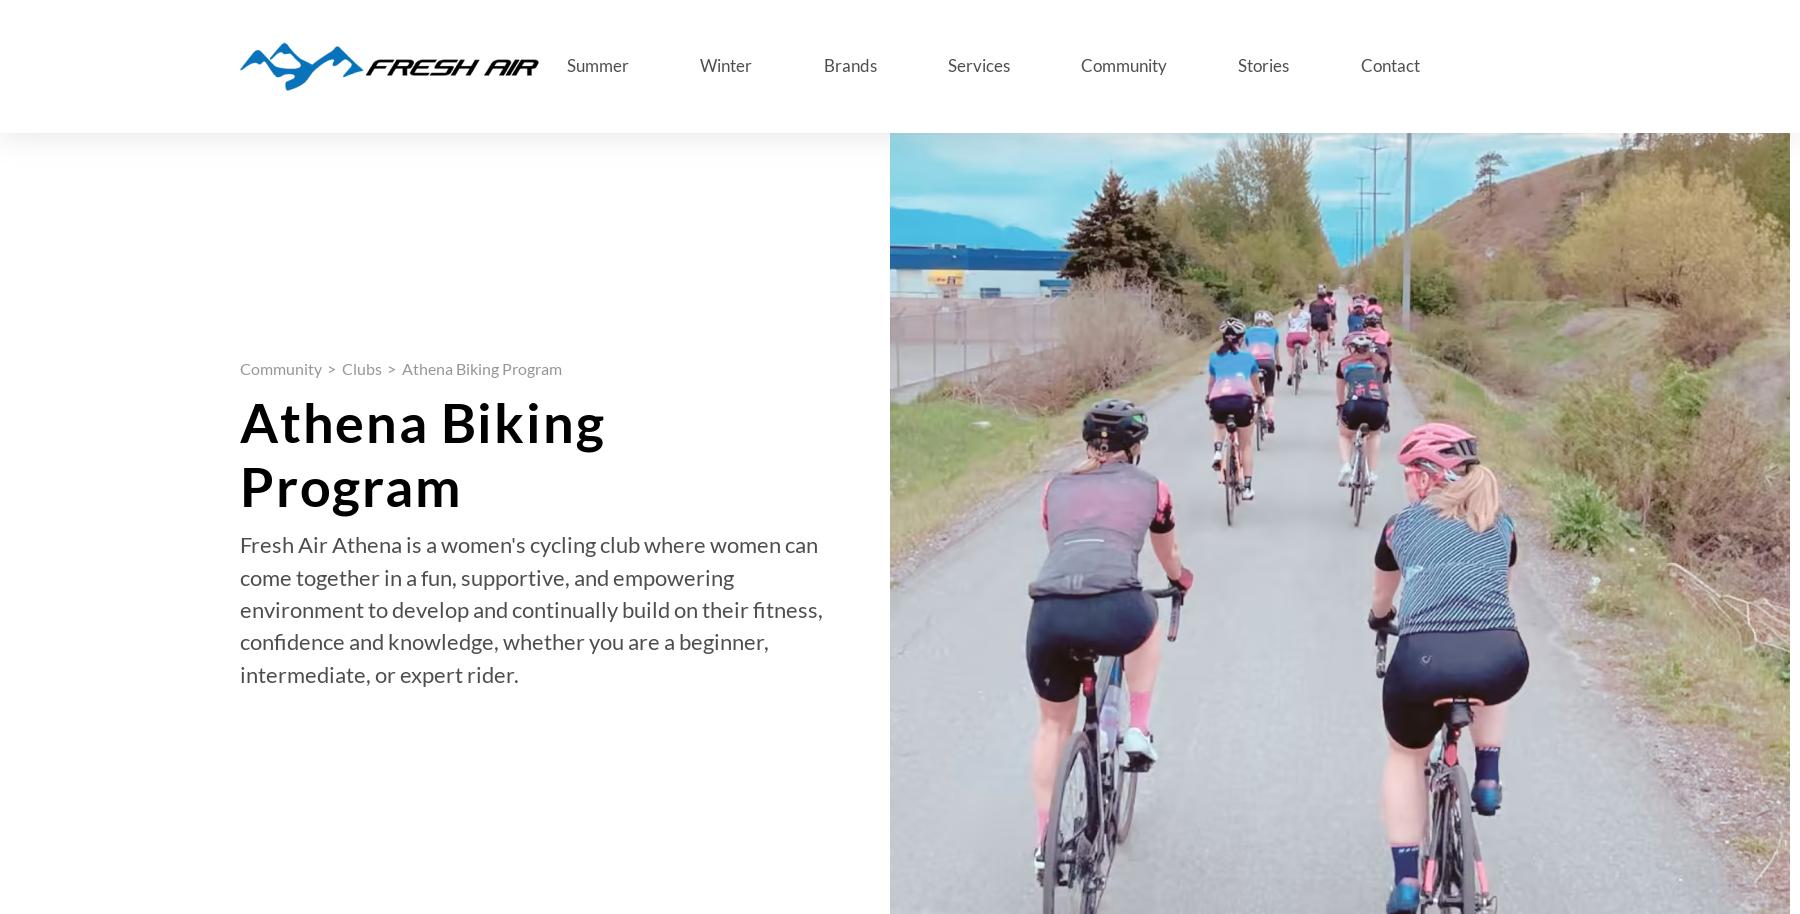  What do you see at coordinates (354, 359) in the screenshot?
I see `'Our Stories'` at bounding box center [354, 359].